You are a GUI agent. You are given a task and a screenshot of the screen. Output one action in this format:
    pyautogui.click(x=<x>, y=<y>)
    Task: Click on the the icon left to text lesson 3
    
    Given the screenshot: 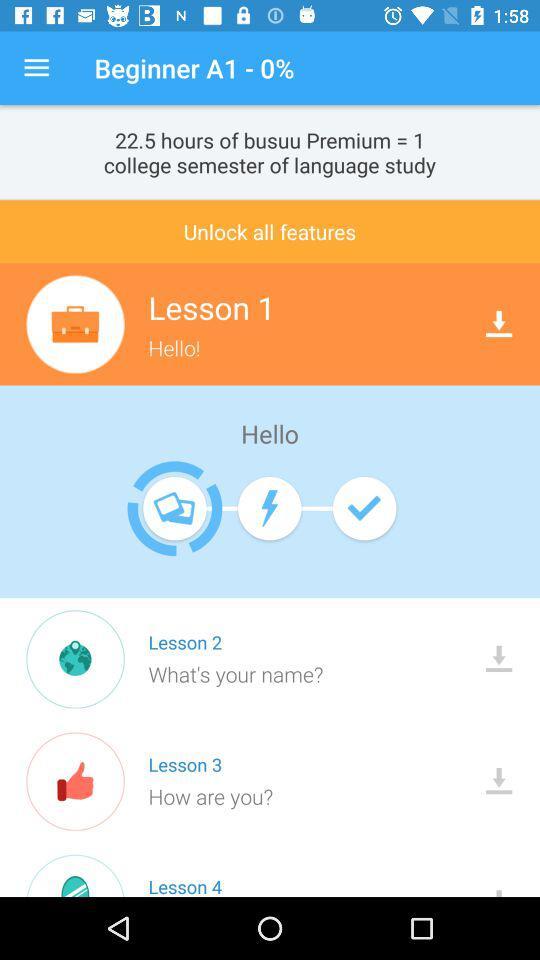 What is the action you would take?
    pyautogui.click(x=74, y=781)
    